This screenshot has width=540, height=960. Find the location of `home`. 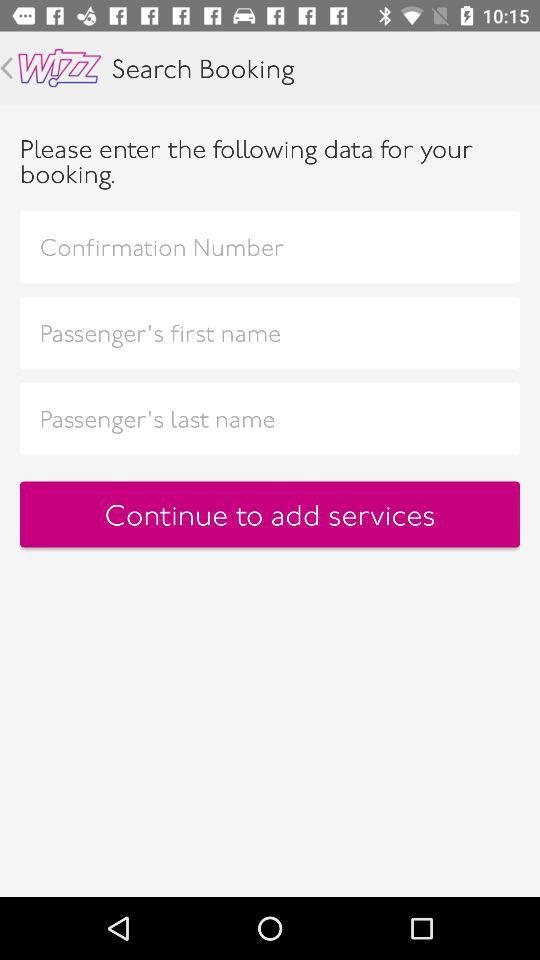

home is located at coordinates (59, 68).